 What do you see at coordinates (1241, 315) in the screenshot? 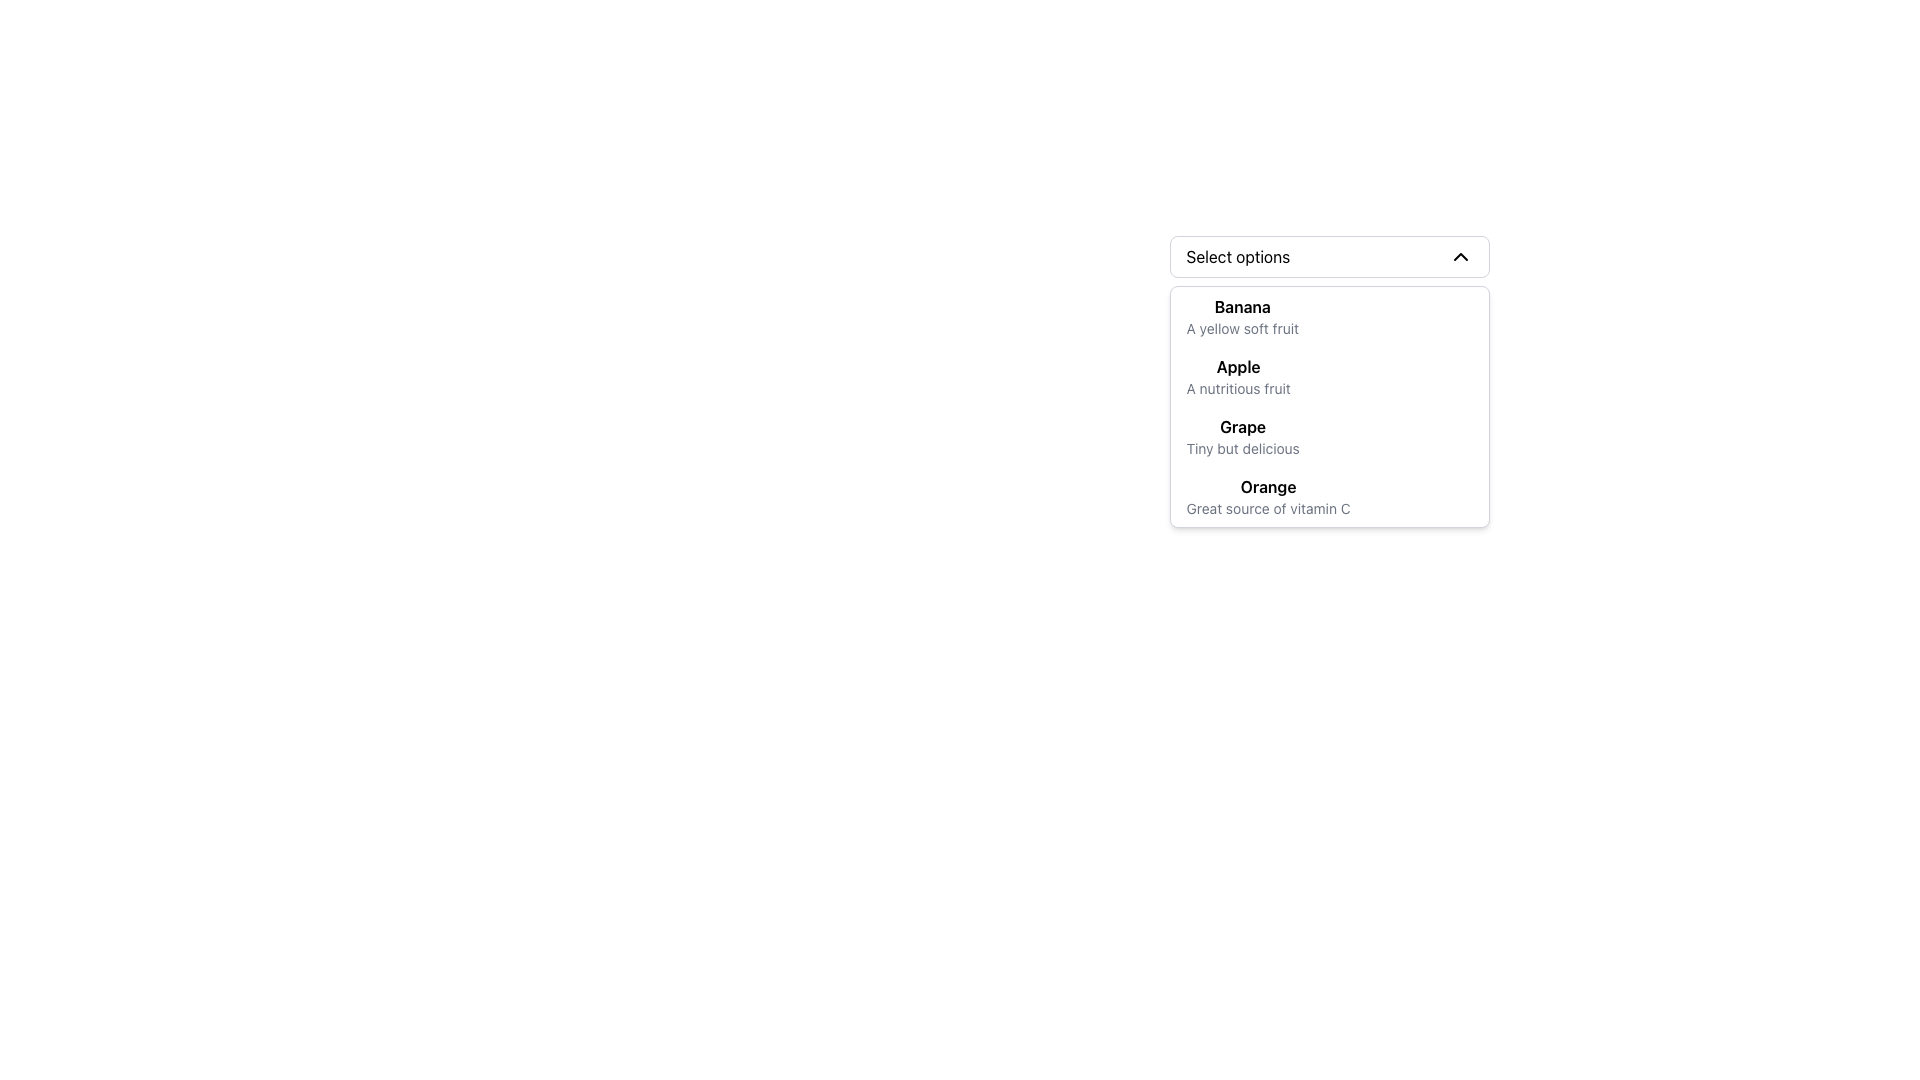
I see `the 'Banana' option in the dropdown menu` at bounding box center [1241, 315].